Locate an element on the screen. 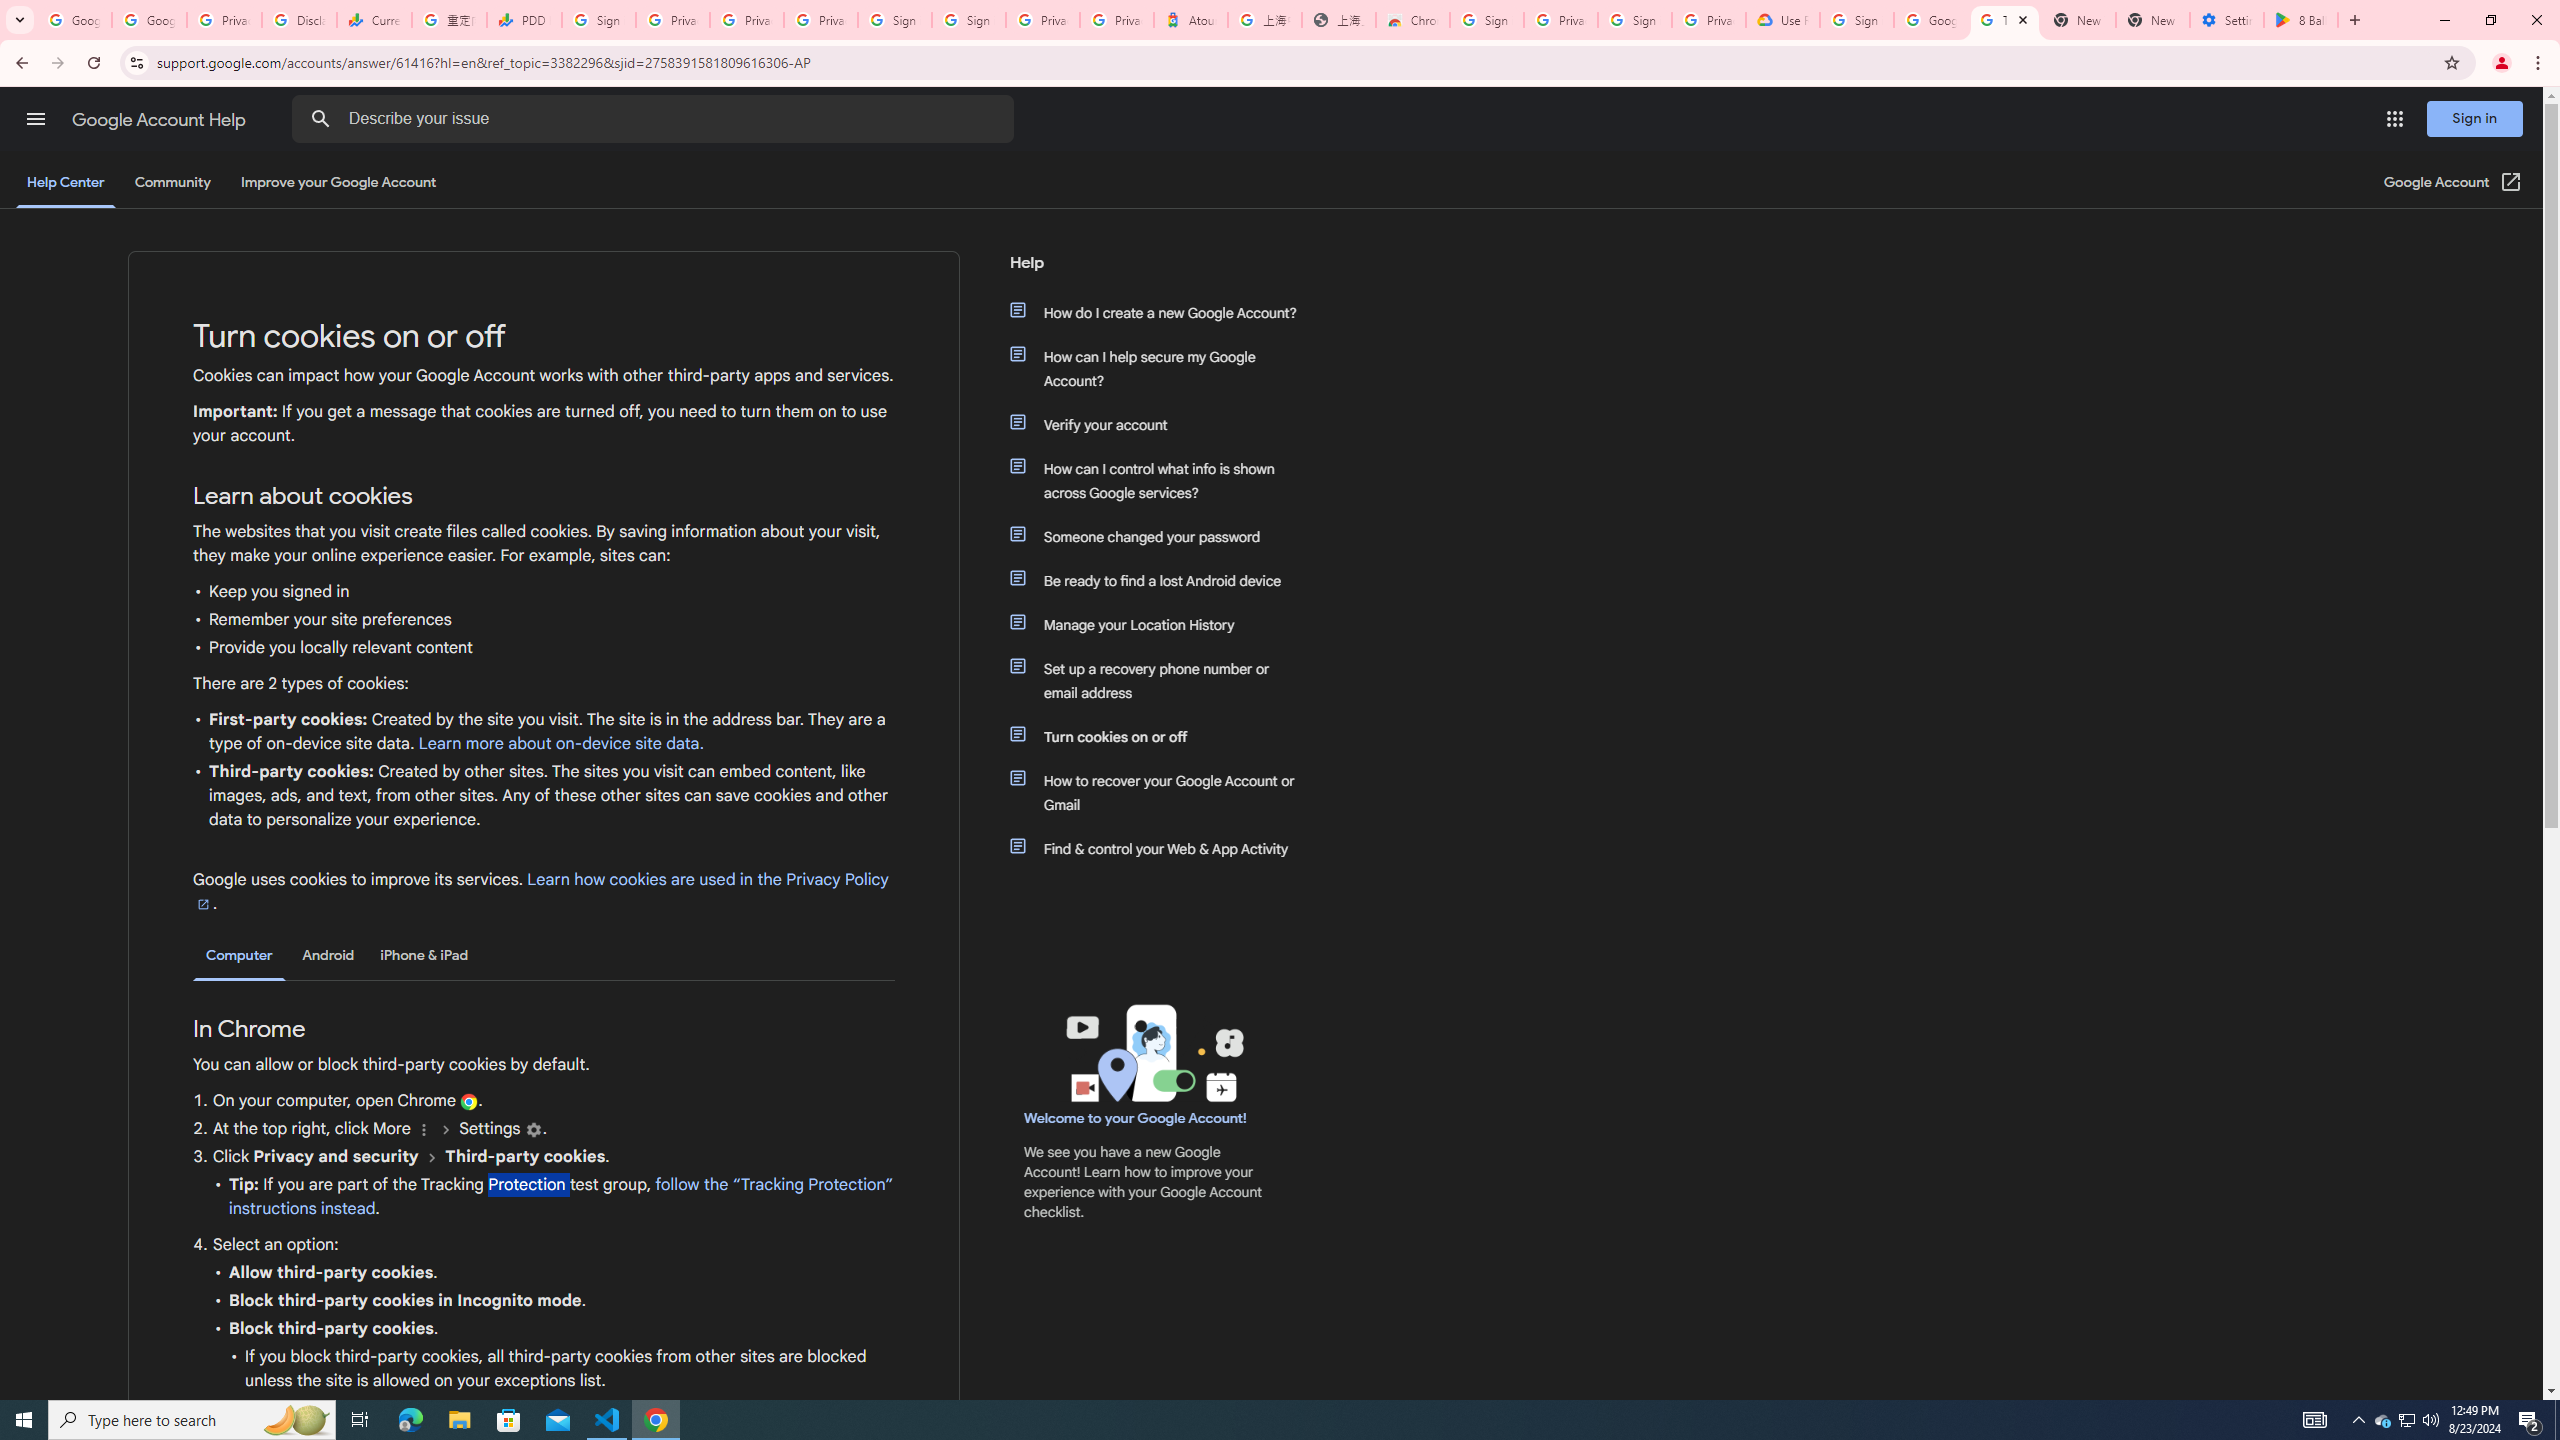 This screenshot has width=2560, height=1440. 'Describe your issue' is located at coordinates (656, 118).